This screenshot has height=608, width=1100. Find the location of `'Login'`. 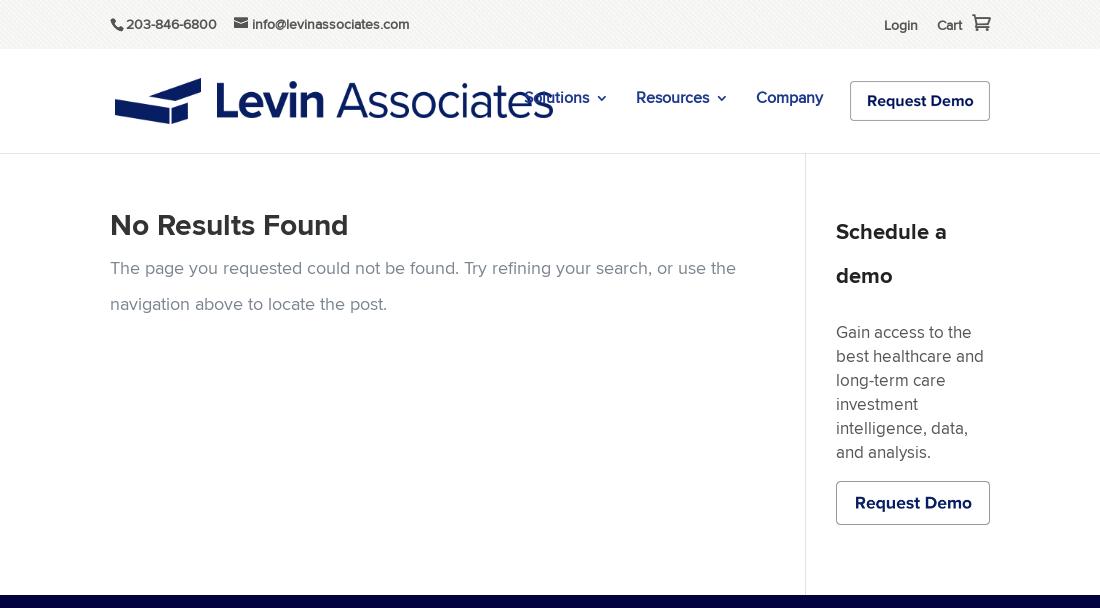

'Login' is located at coordinates (901, 24).